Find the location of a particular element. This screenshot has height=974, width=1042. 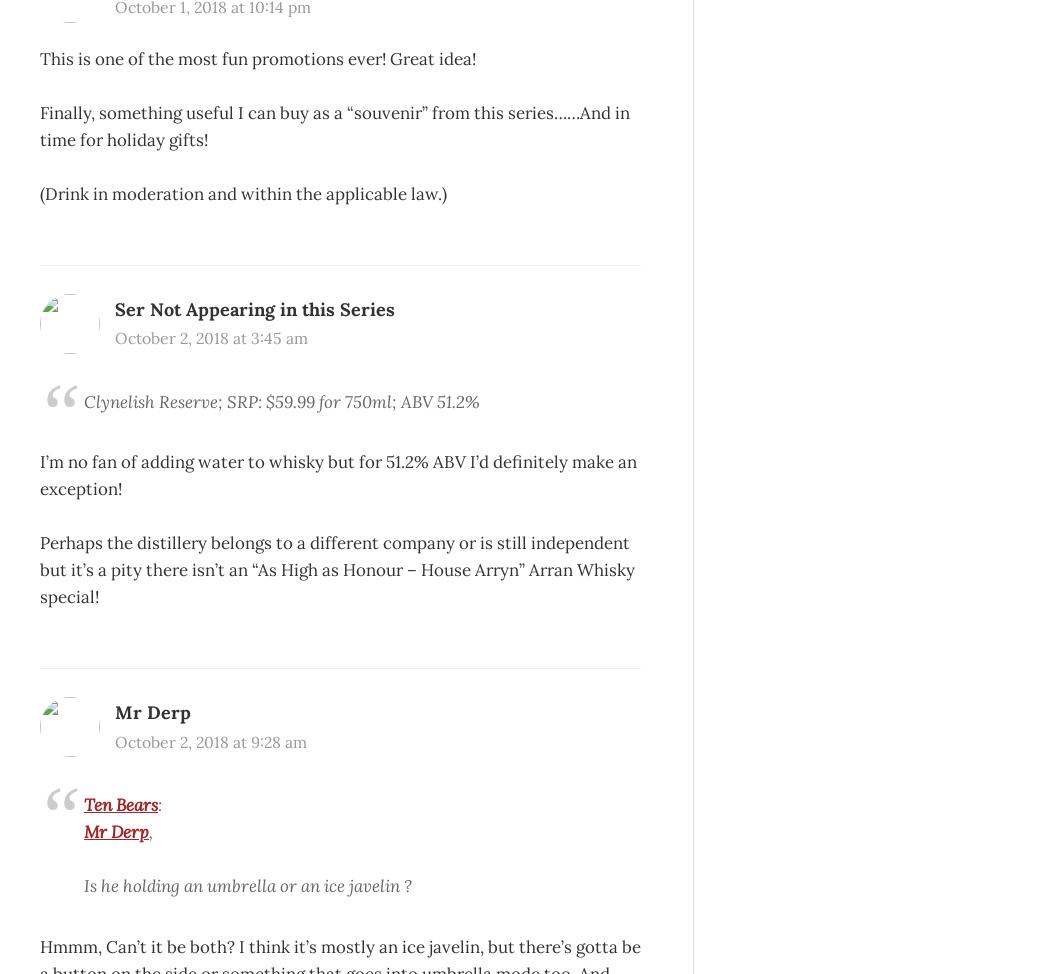

',' is located at coordinates (150, 831).